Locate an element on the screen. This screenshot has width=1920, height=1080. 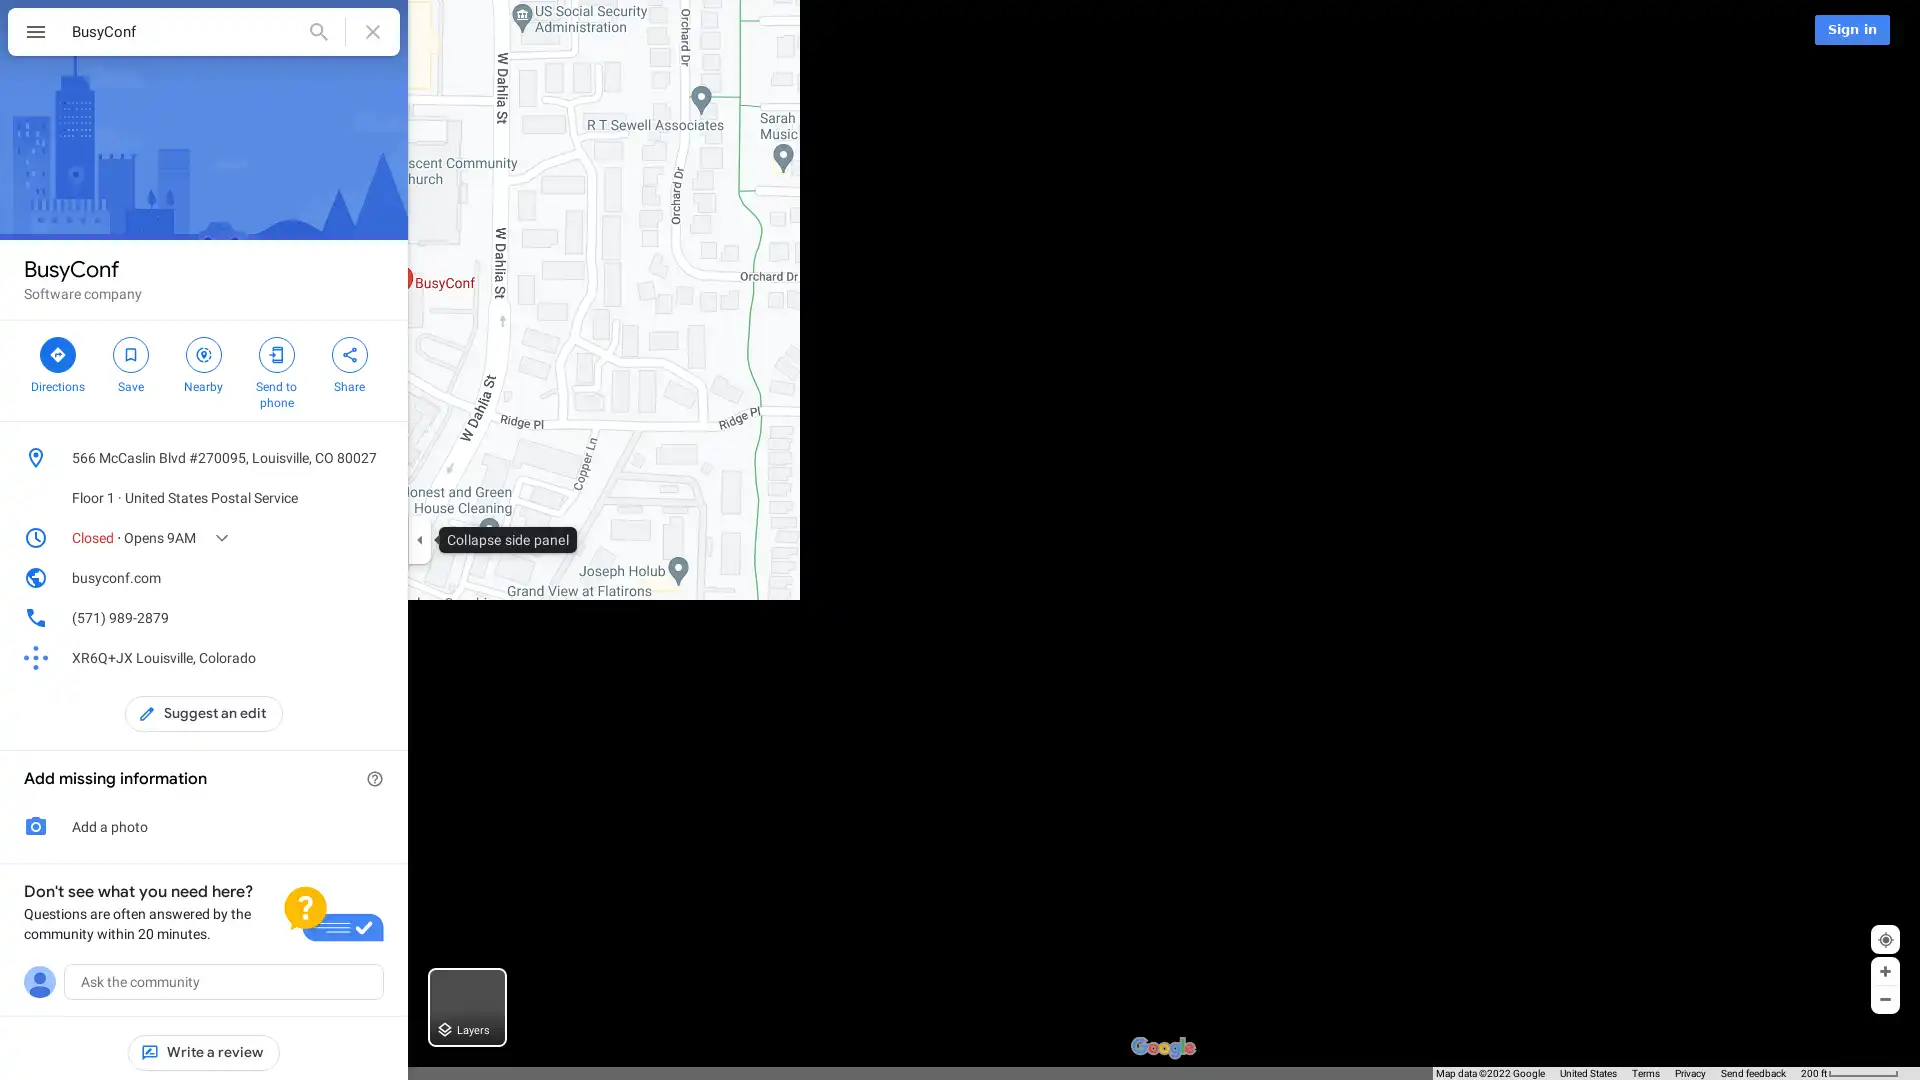
Collapse side panel is located at coordinates (418, 540).